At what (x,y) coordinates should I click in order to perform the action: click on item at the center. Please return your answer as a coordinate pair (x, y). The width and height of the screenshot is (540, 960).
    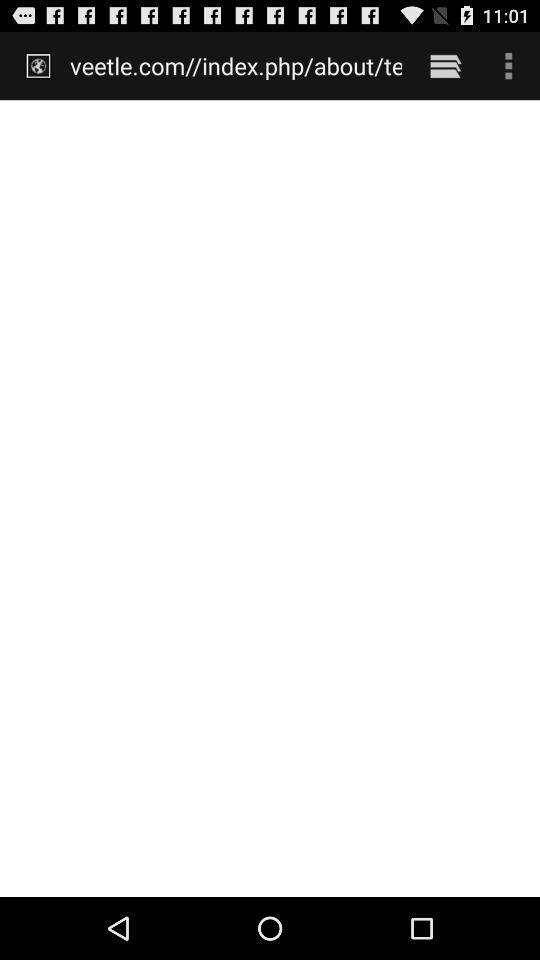
    Looking at the image, I should click on (270, 497).